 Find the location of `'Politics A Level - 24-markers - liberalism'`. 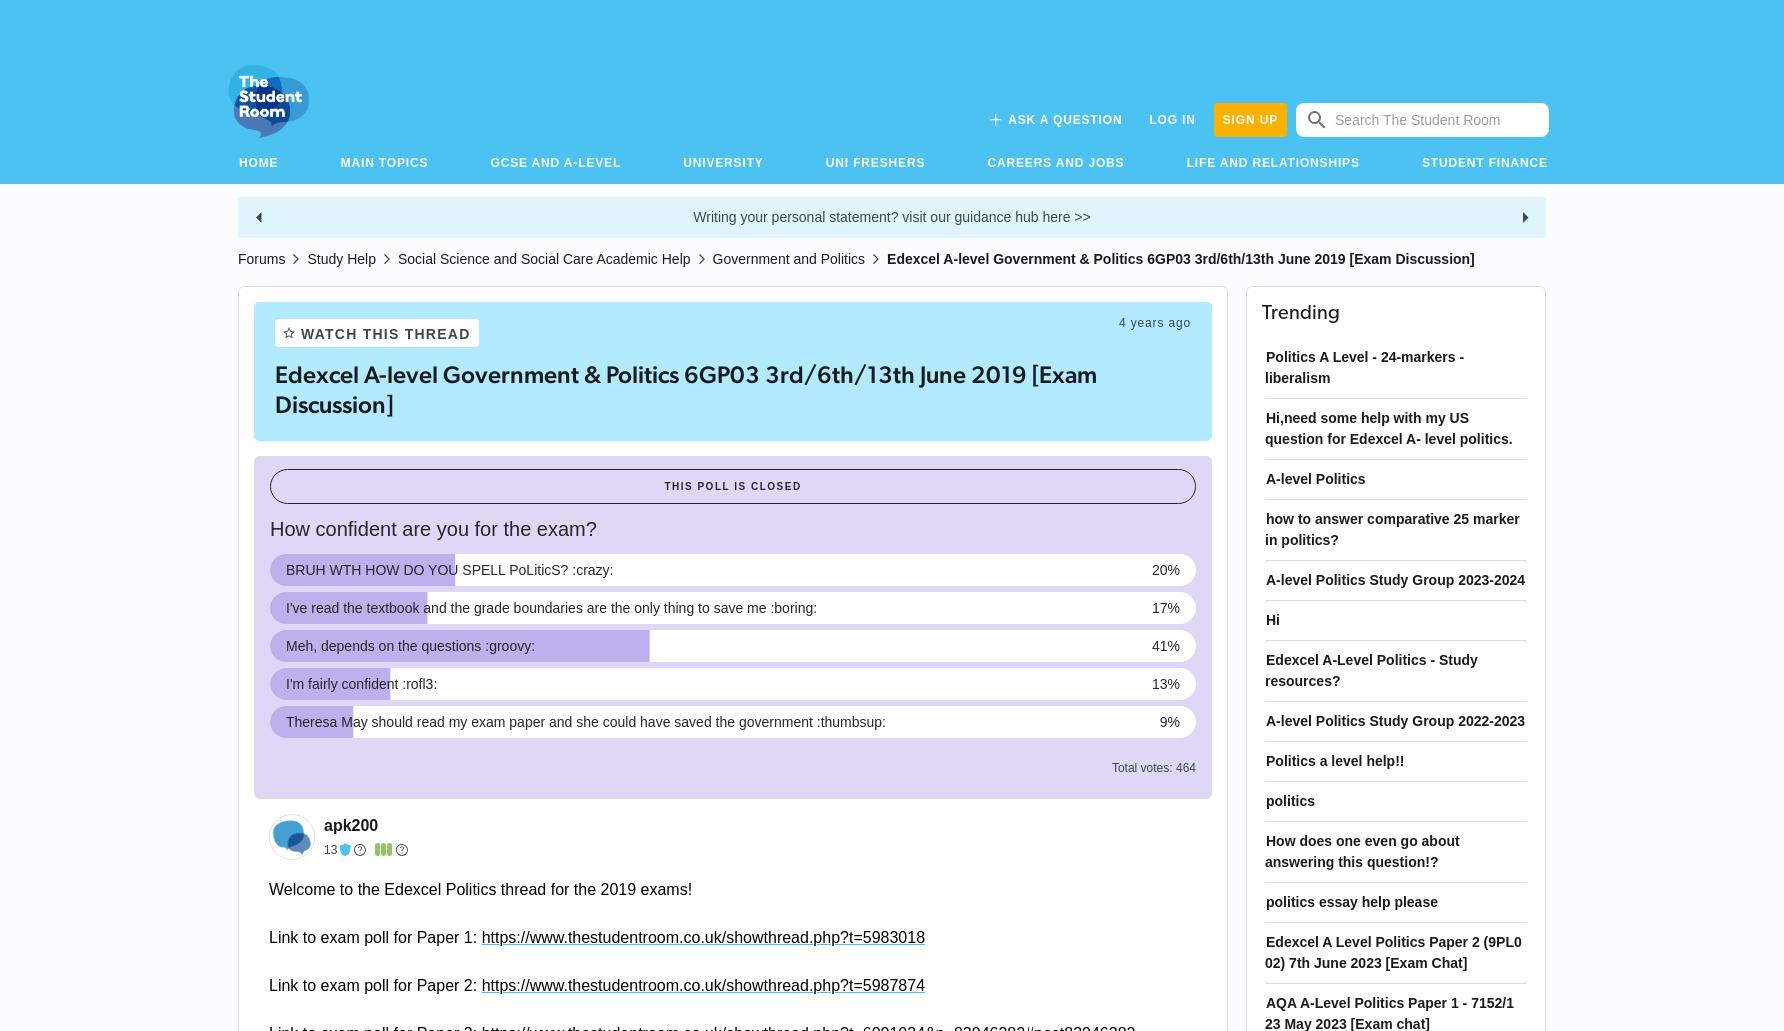

'Politics A Level - 24-markers - liberalism' is located at coordinates (1364, 366).